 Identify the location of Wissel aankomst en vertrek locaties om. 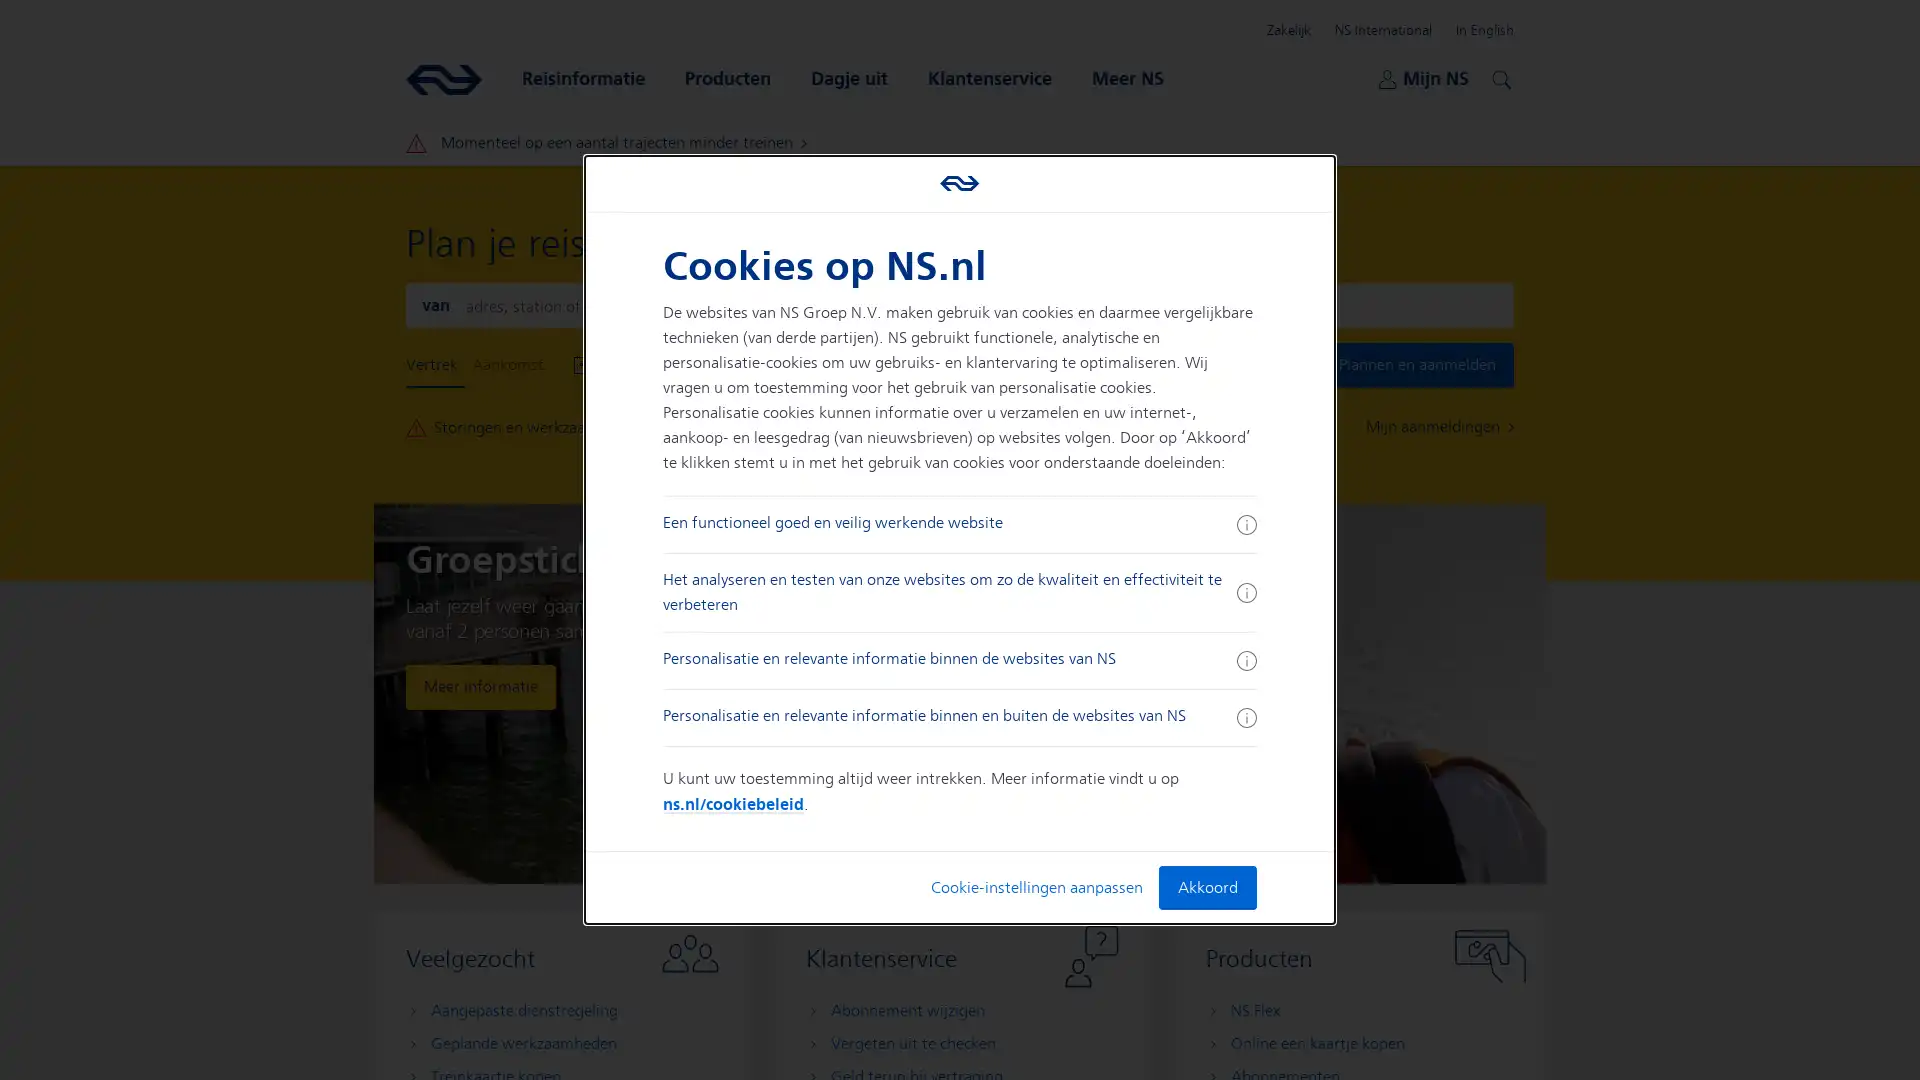
(958, 305).